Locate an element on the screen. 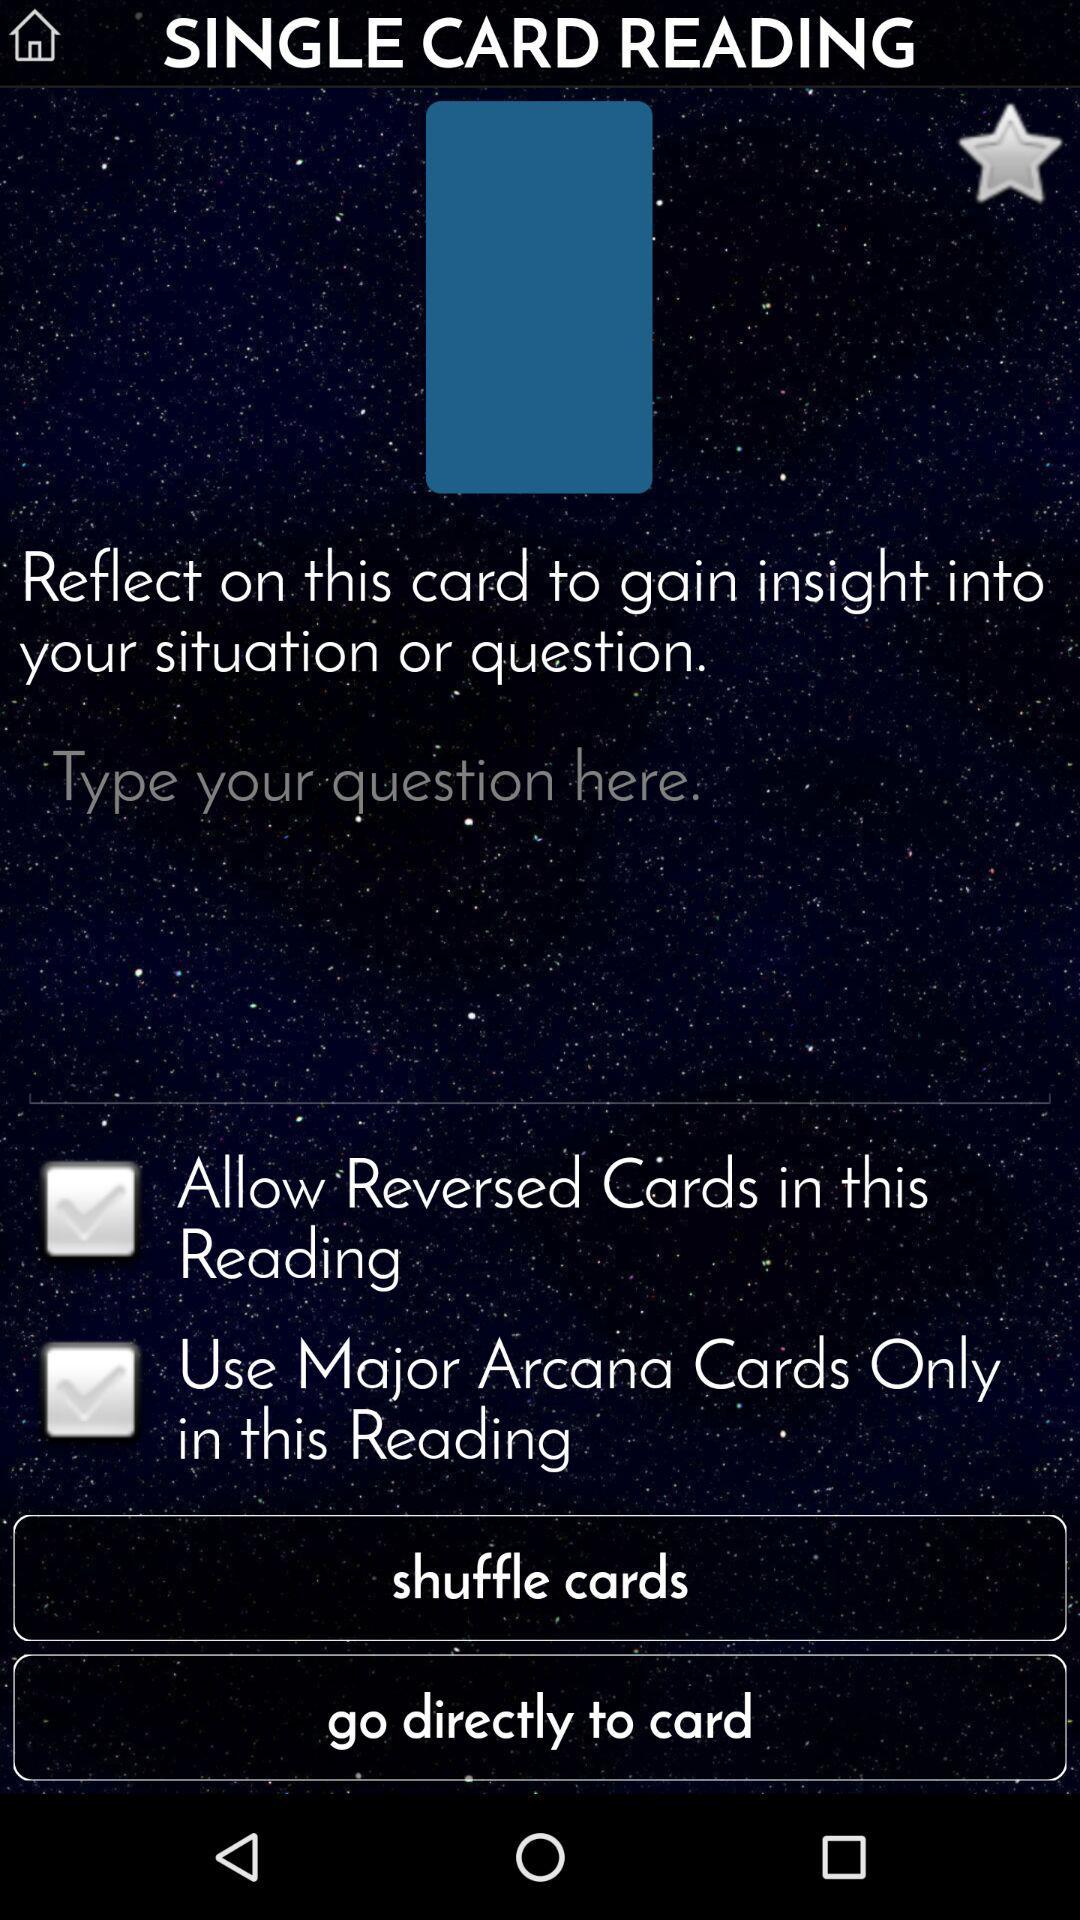  the home icon is located at coordinates (34, 37).